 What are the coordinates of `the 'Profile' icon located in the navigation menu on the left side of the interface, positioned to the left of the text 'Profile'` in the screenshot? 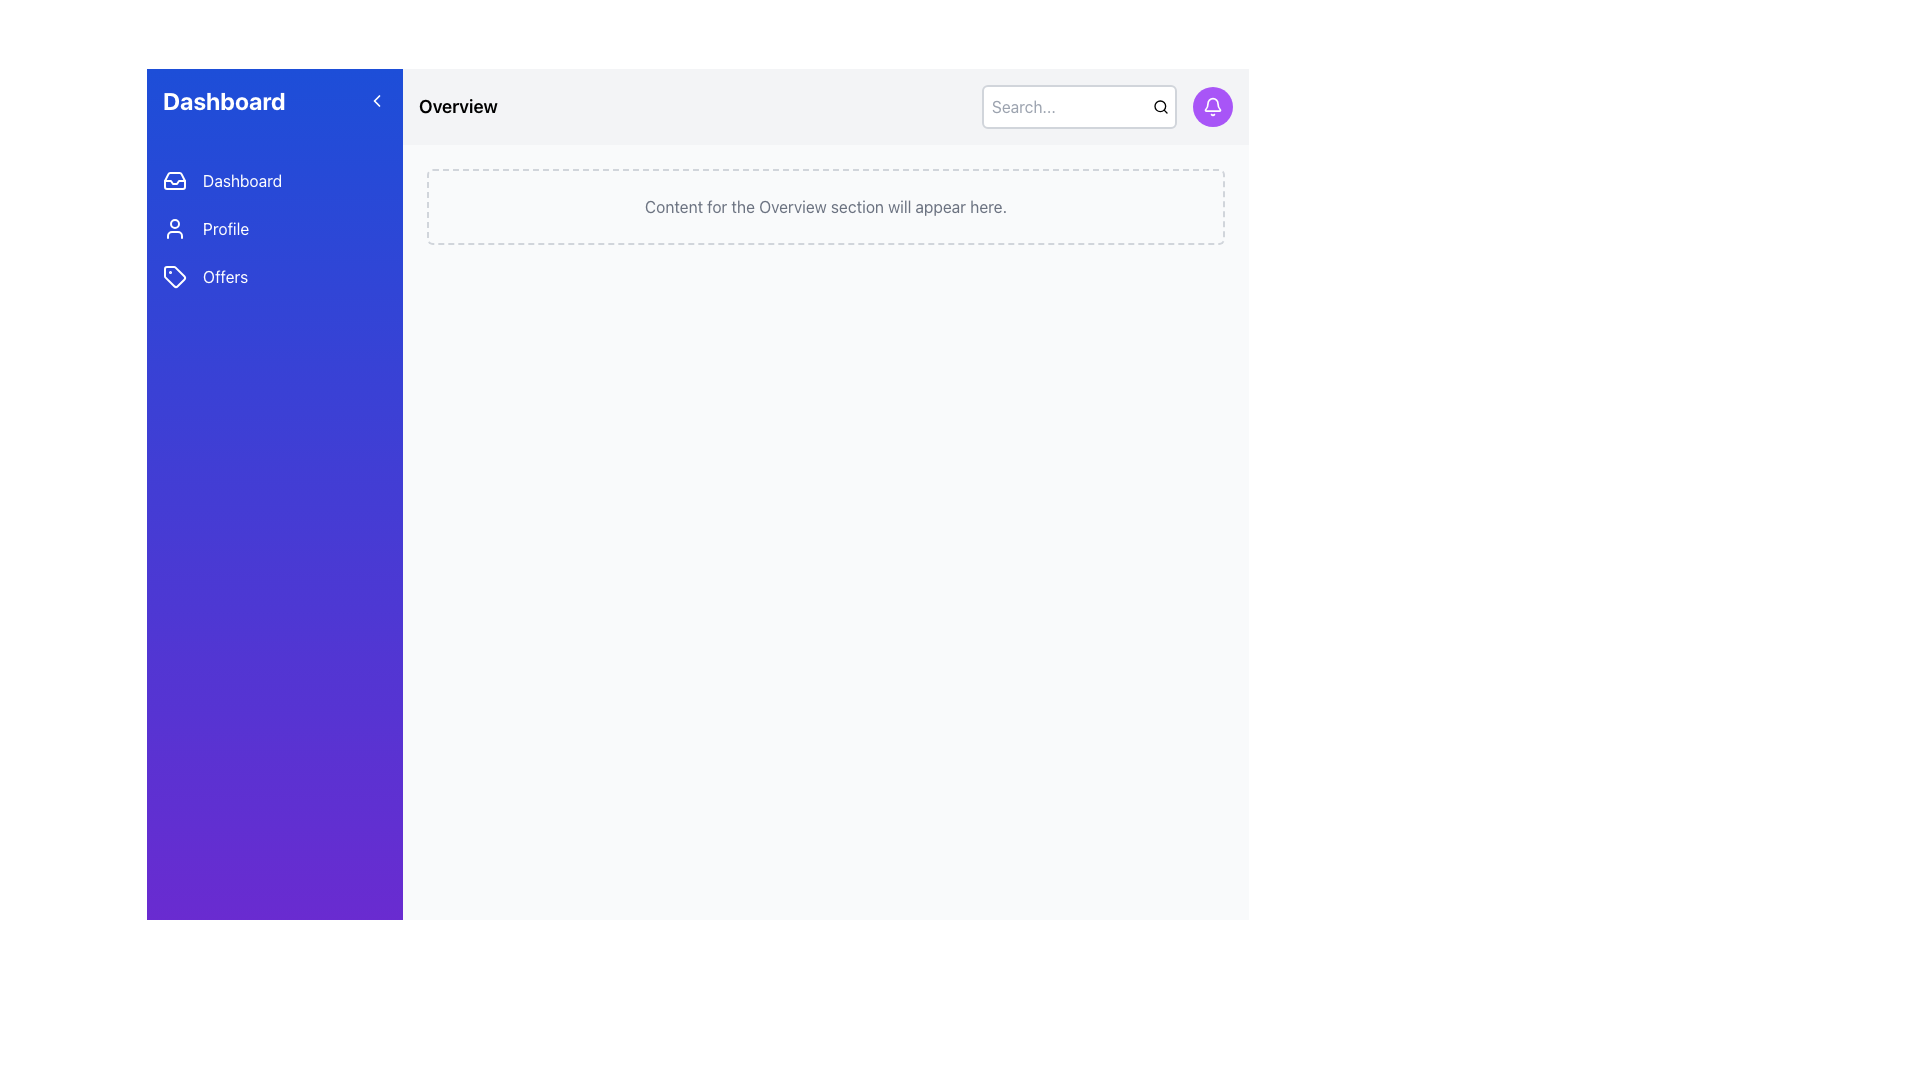 It's located at (174, 227).